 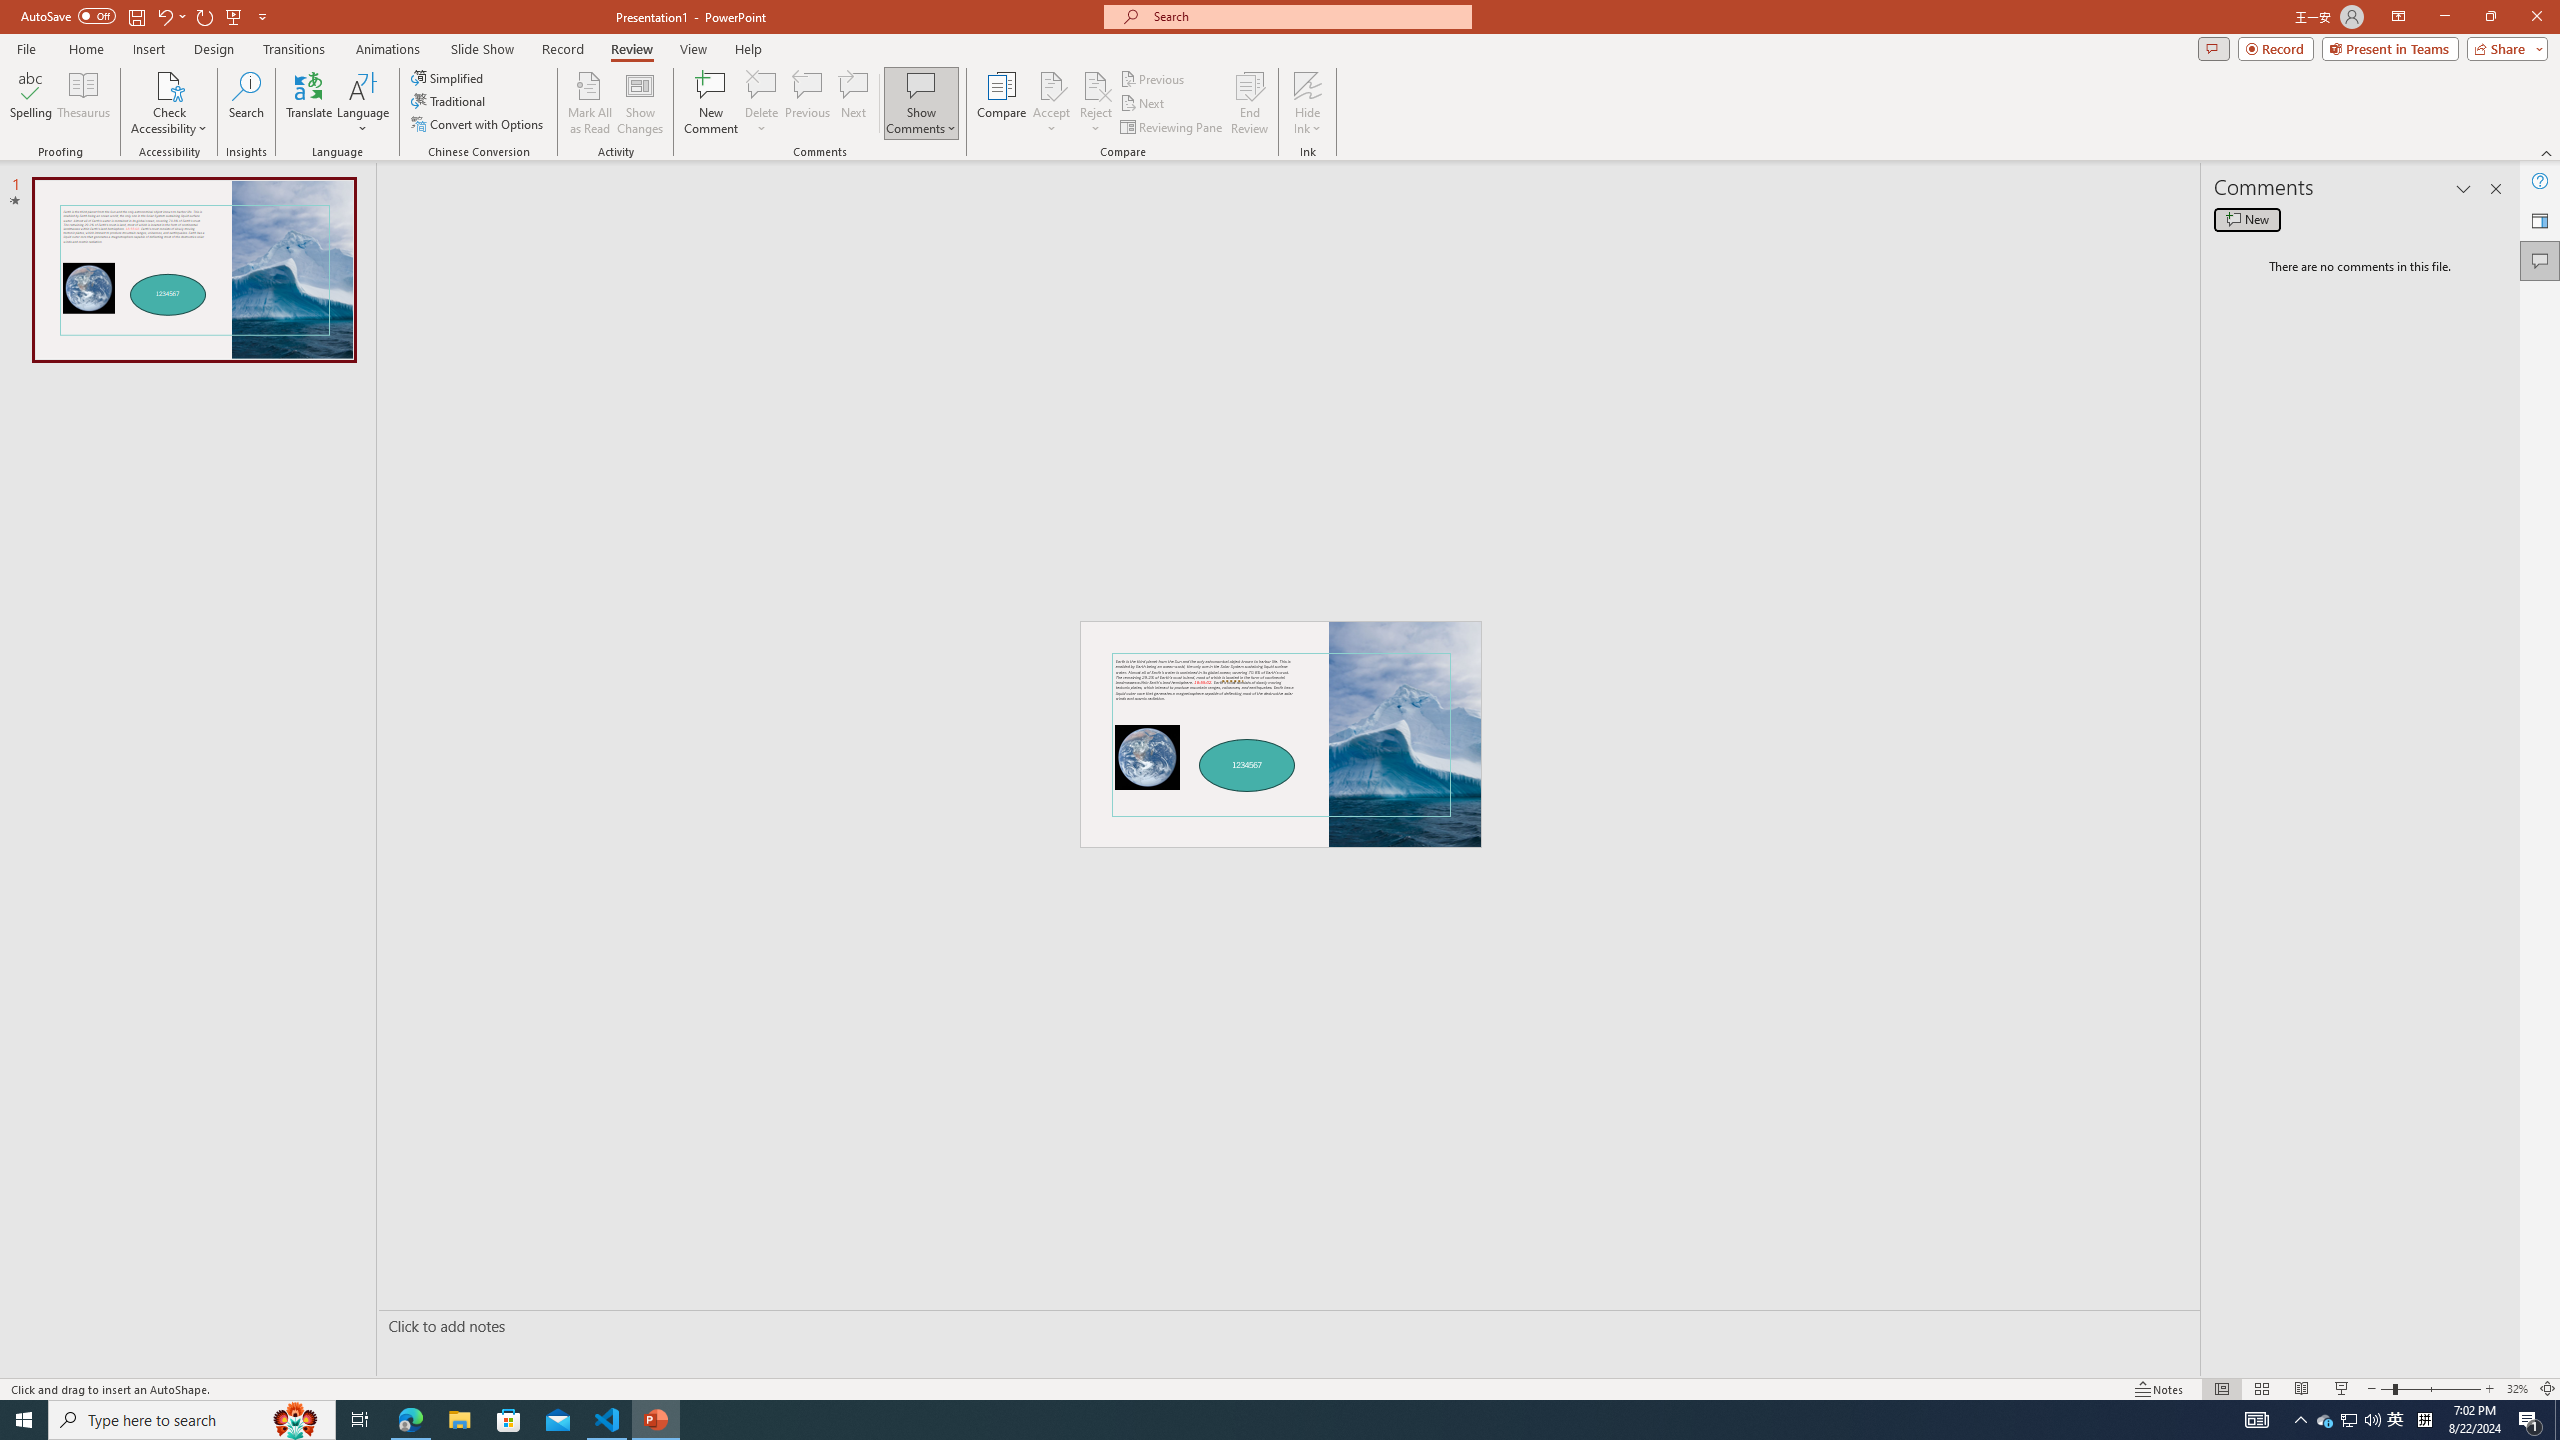 What do you see at coordinates (2246, 218) in the screenshot?
I see `'New comment'` at bounding box center [2246, 218].